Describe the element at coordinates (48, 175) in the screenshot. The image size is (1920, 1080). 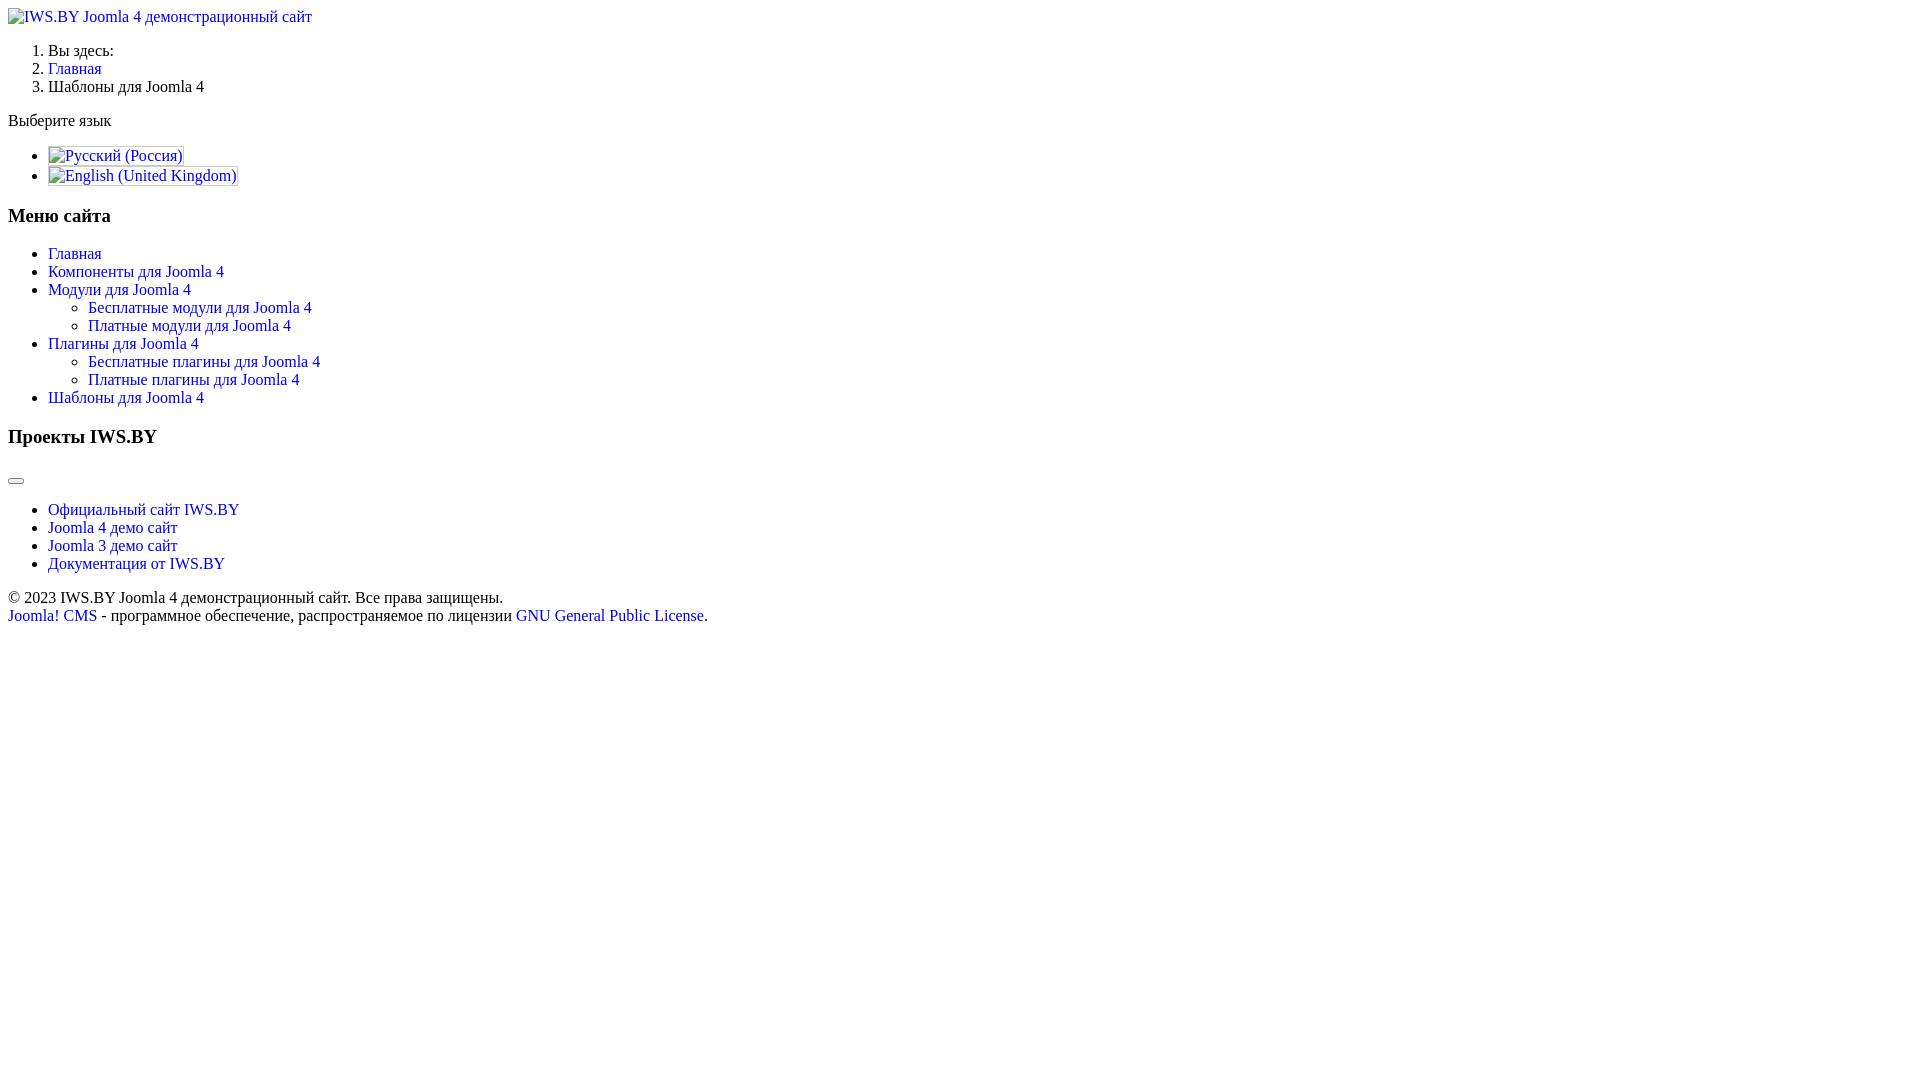
I see `'English (United Kingdom)'` at that location.